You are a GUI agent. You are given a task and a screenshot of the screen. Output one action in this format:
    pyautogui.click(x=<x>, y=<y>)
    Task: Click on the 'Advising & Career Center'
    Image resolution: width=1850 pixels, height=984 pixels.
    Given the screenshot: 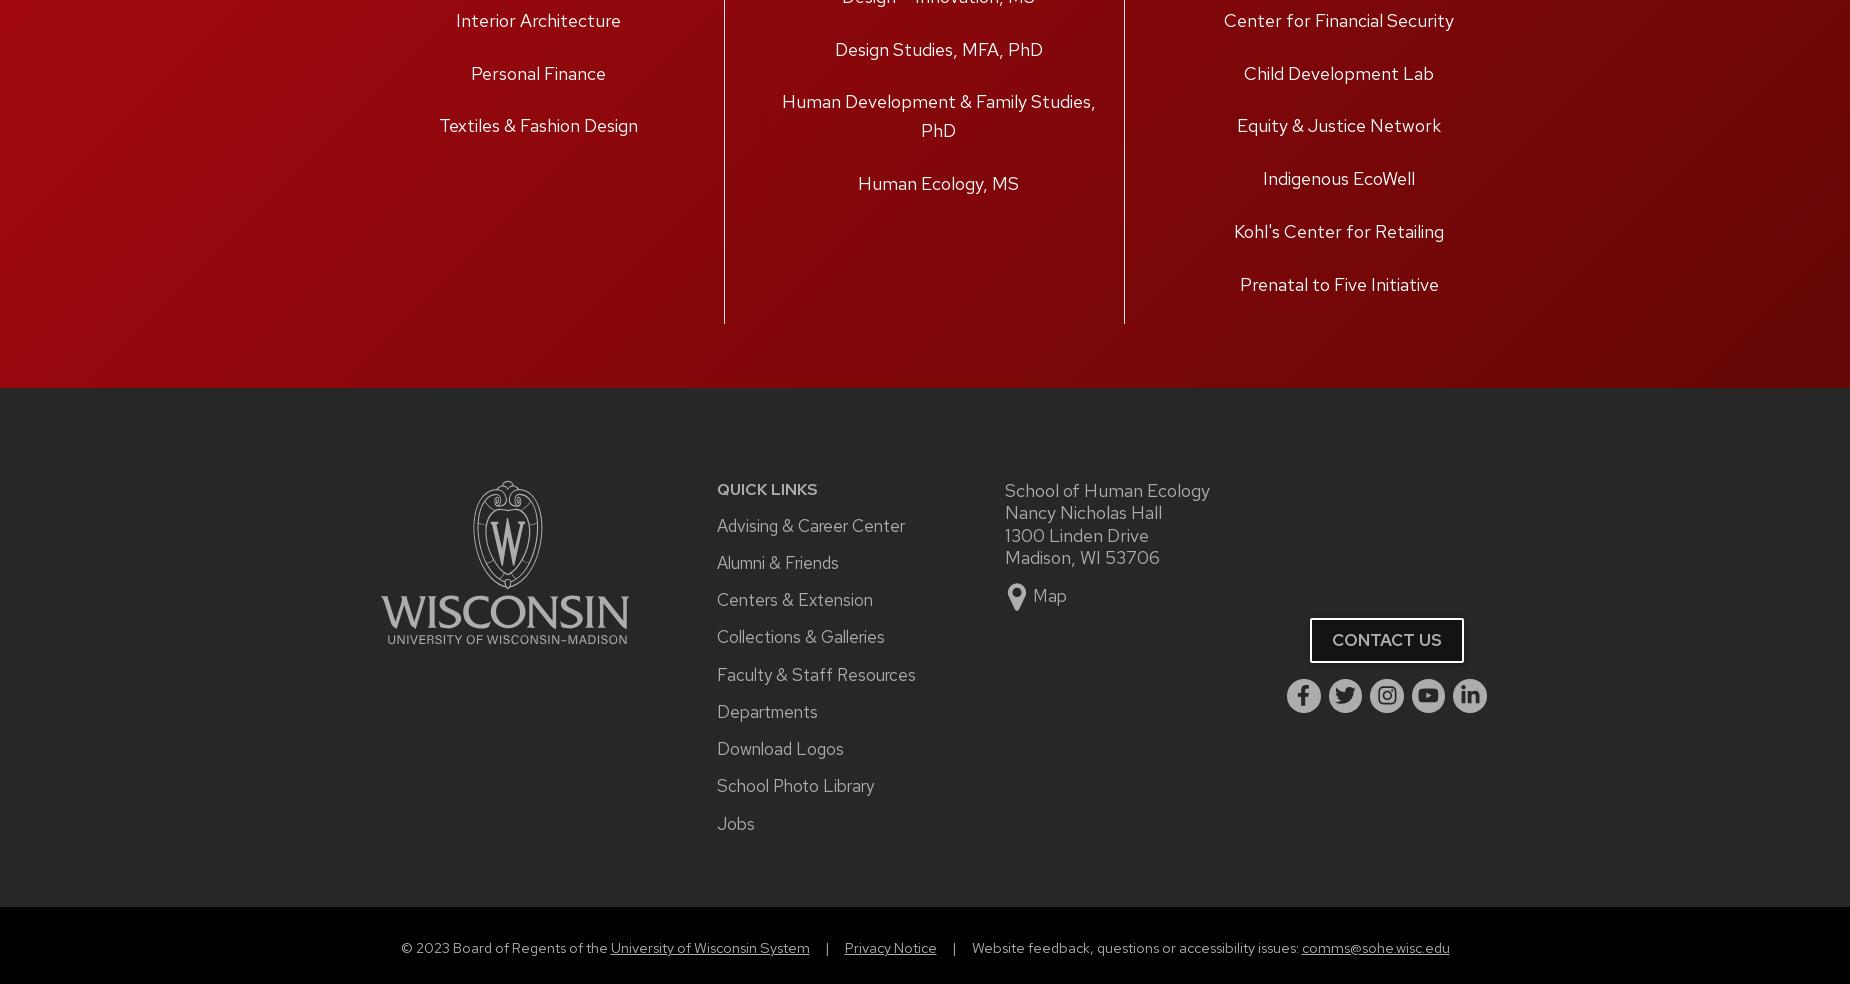 What is the action you would take?
    pyautogui.click(x=811, y=523)
    